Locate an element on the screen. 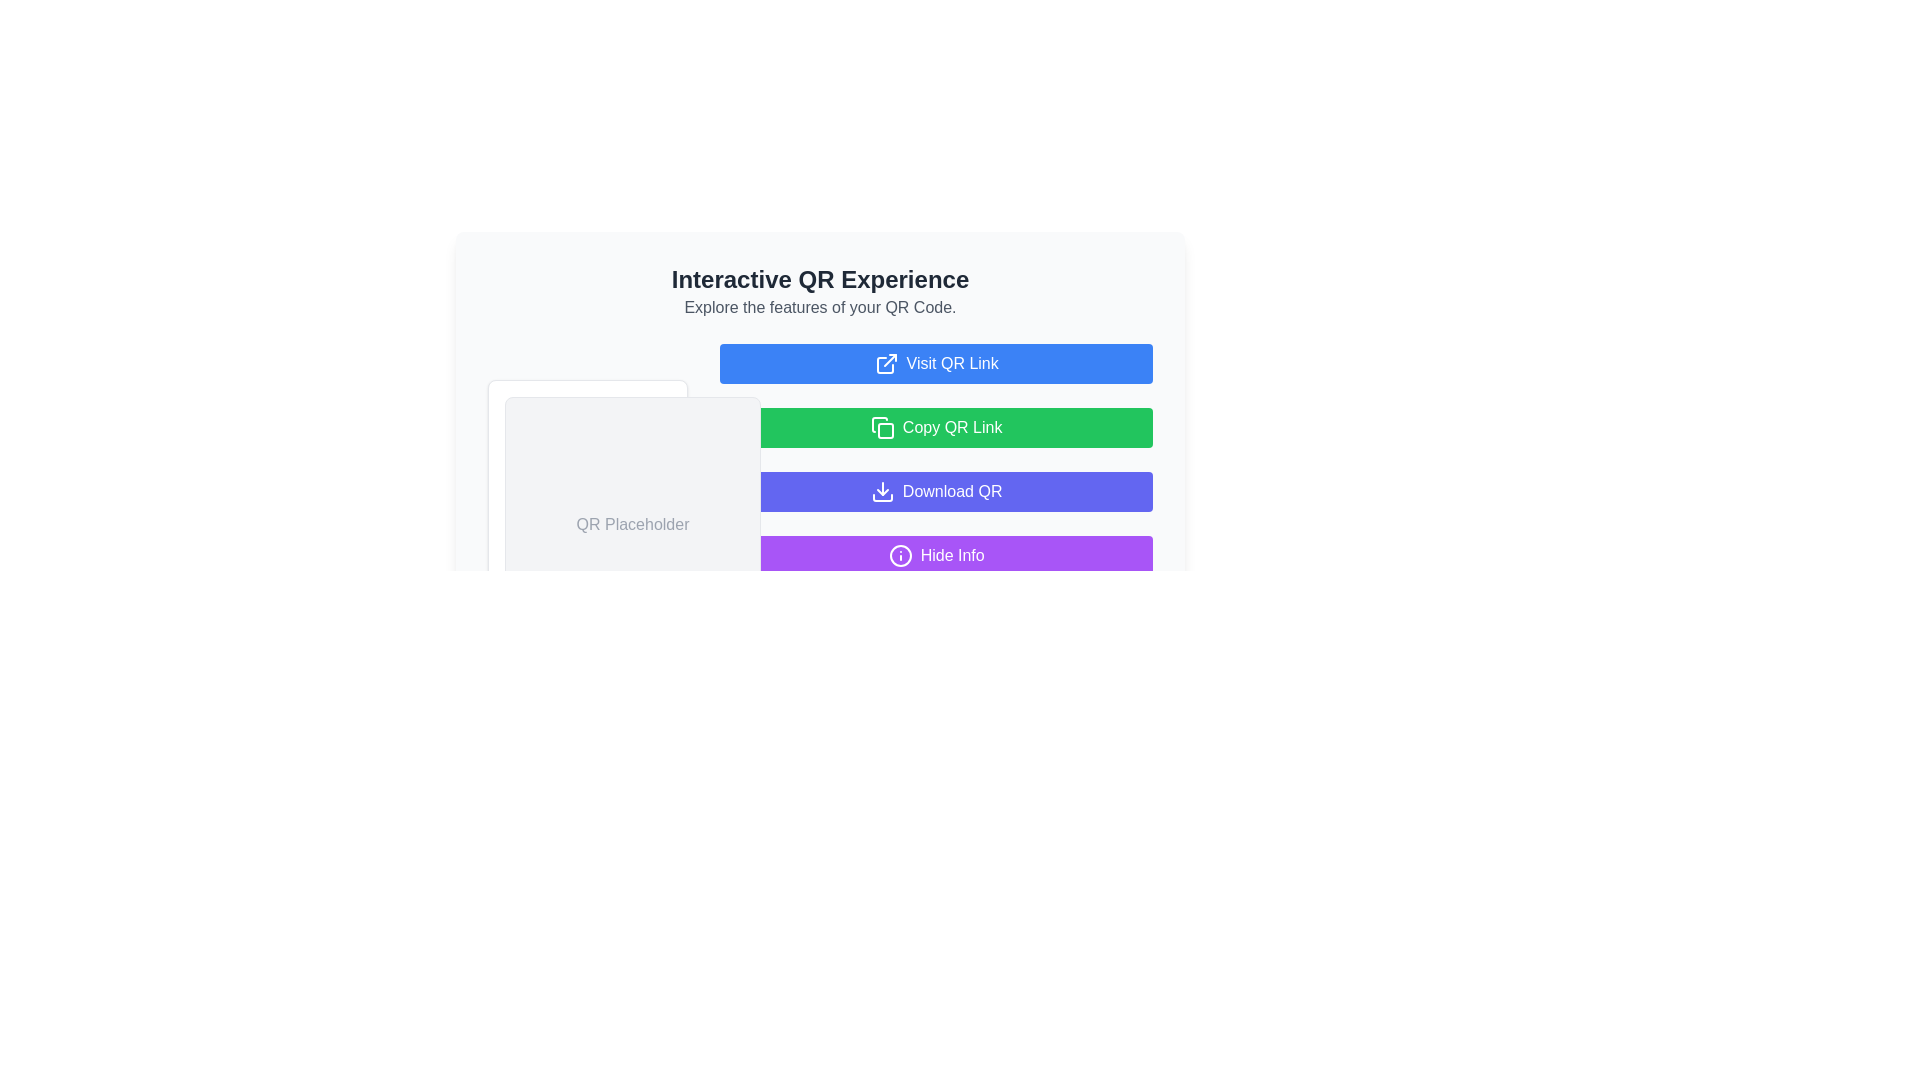  the button located at the bottom of the vertical sequence of buttons in the 'Interactive QR Experience' module is located at coordinates (935, 555).